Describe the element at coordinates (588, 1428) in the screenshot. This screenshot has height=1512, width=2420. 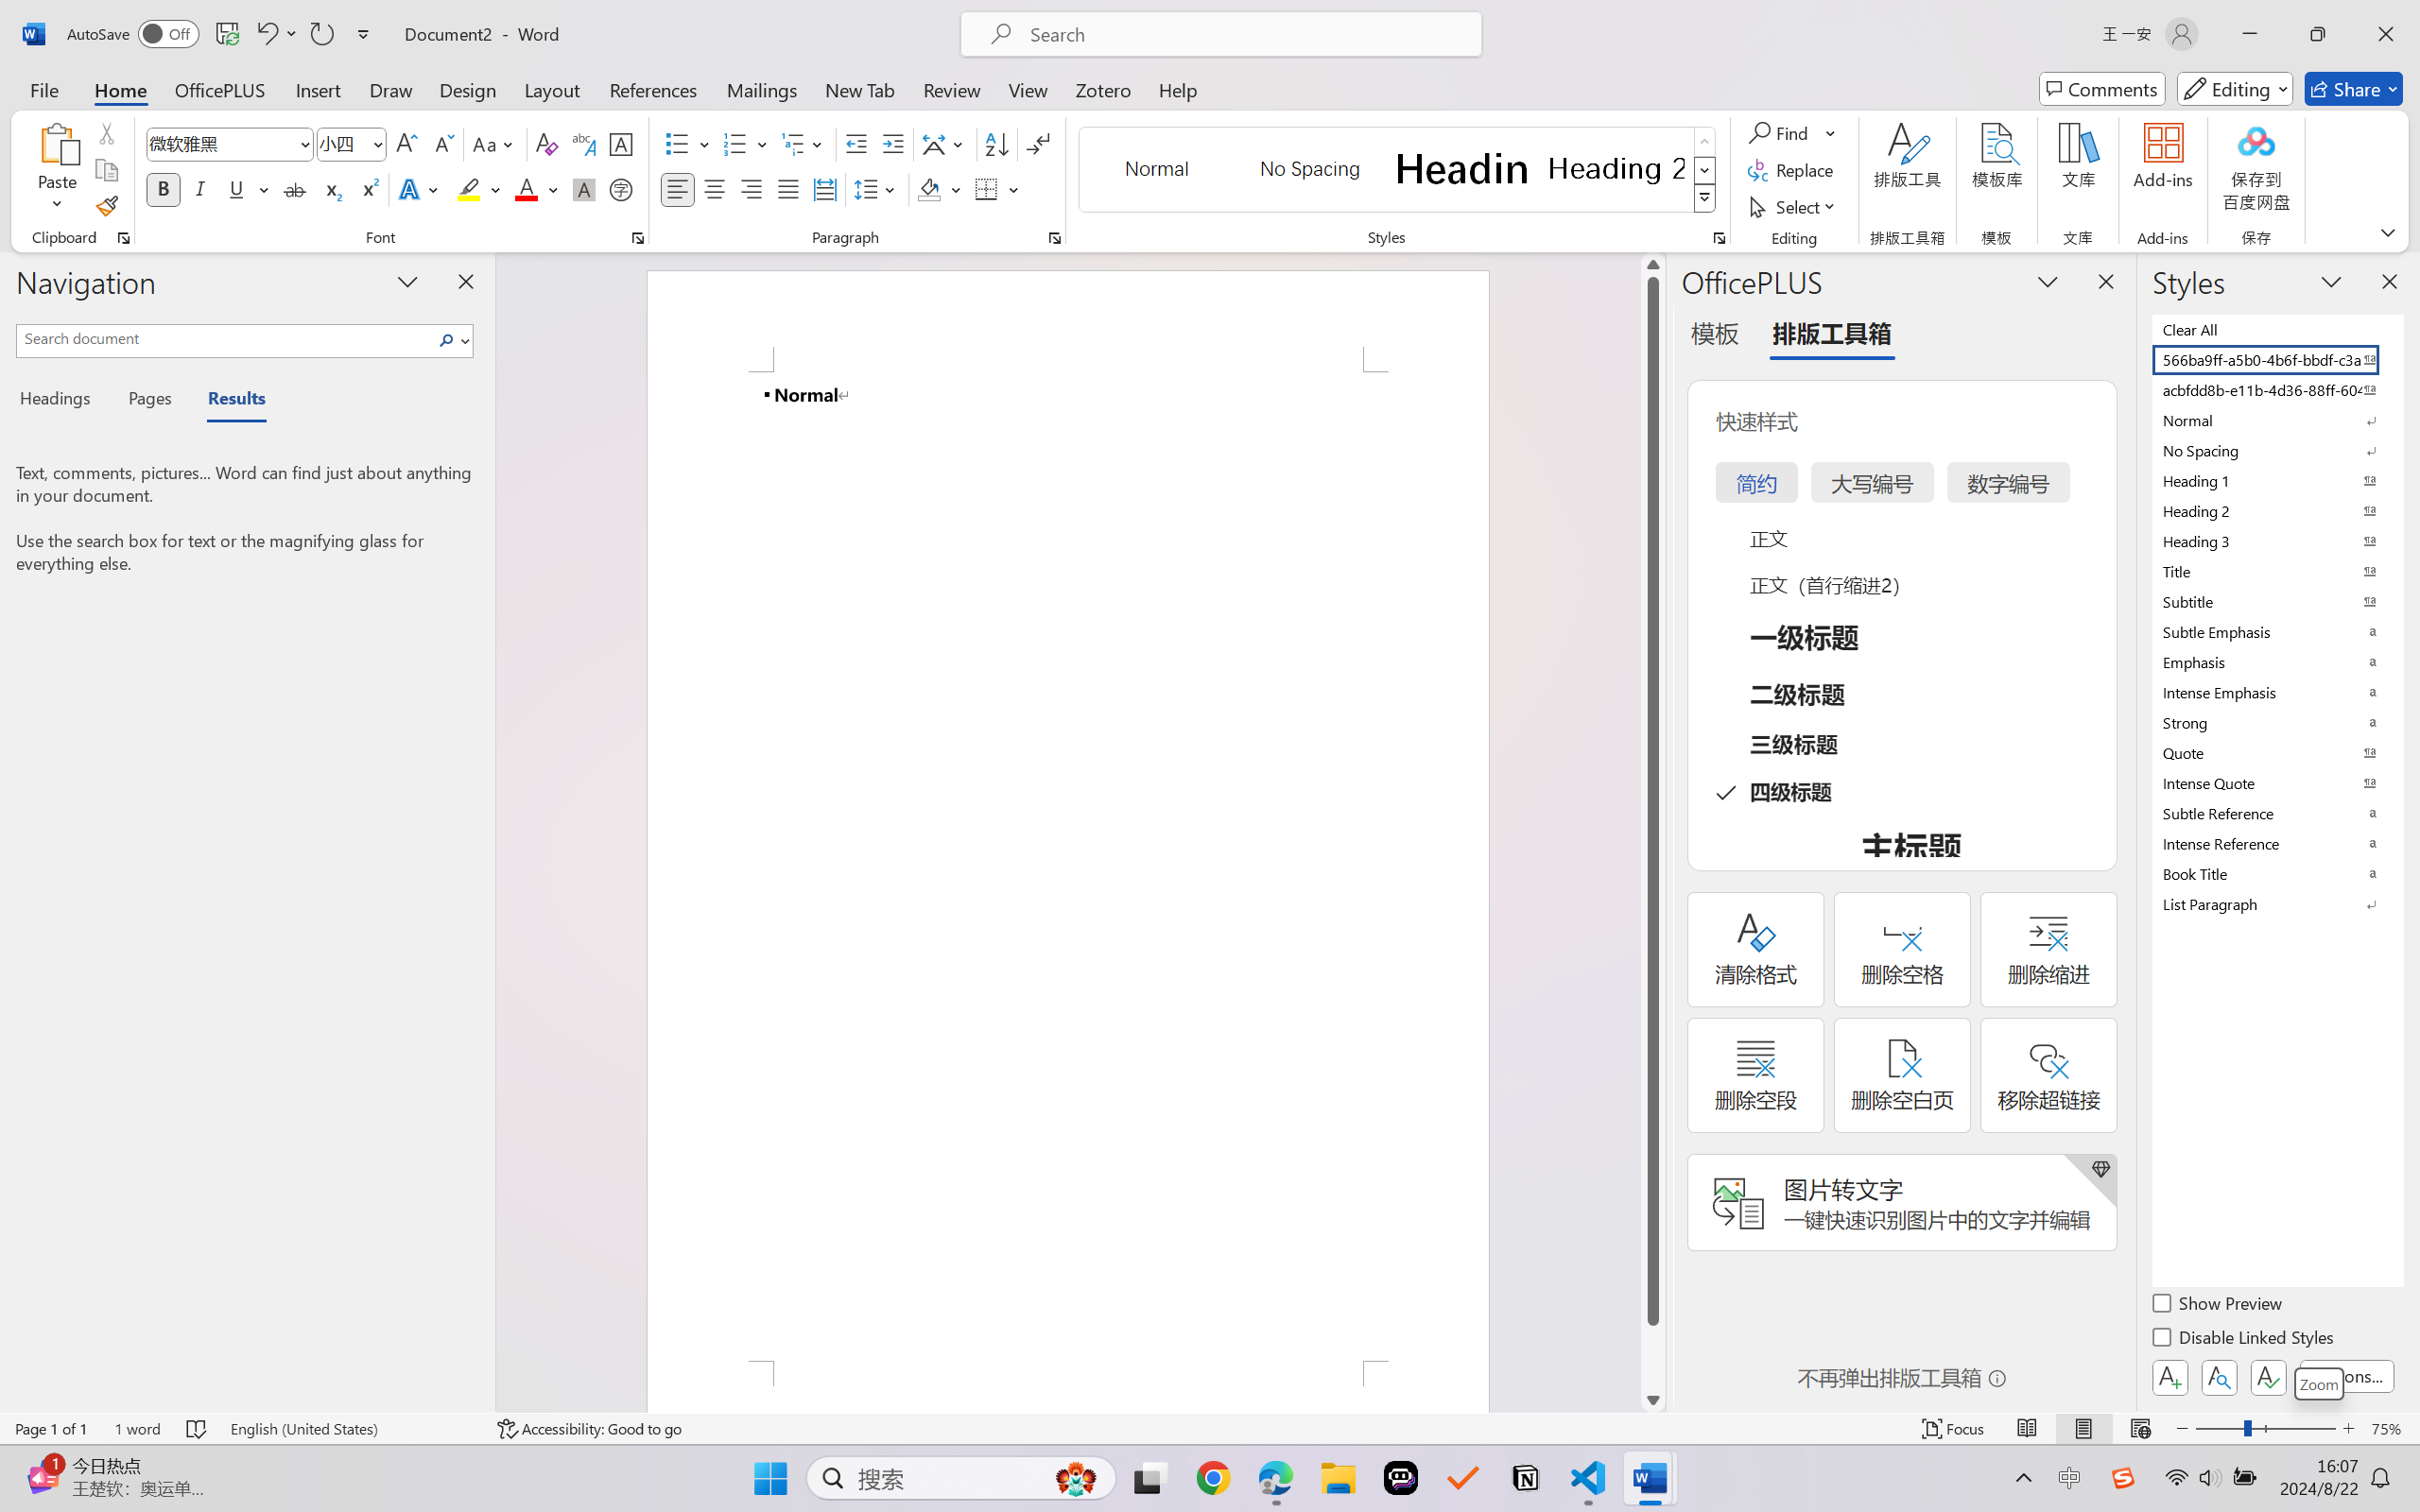
I see `'Accessibility Checker Accessibility: Good to go'` at that location.